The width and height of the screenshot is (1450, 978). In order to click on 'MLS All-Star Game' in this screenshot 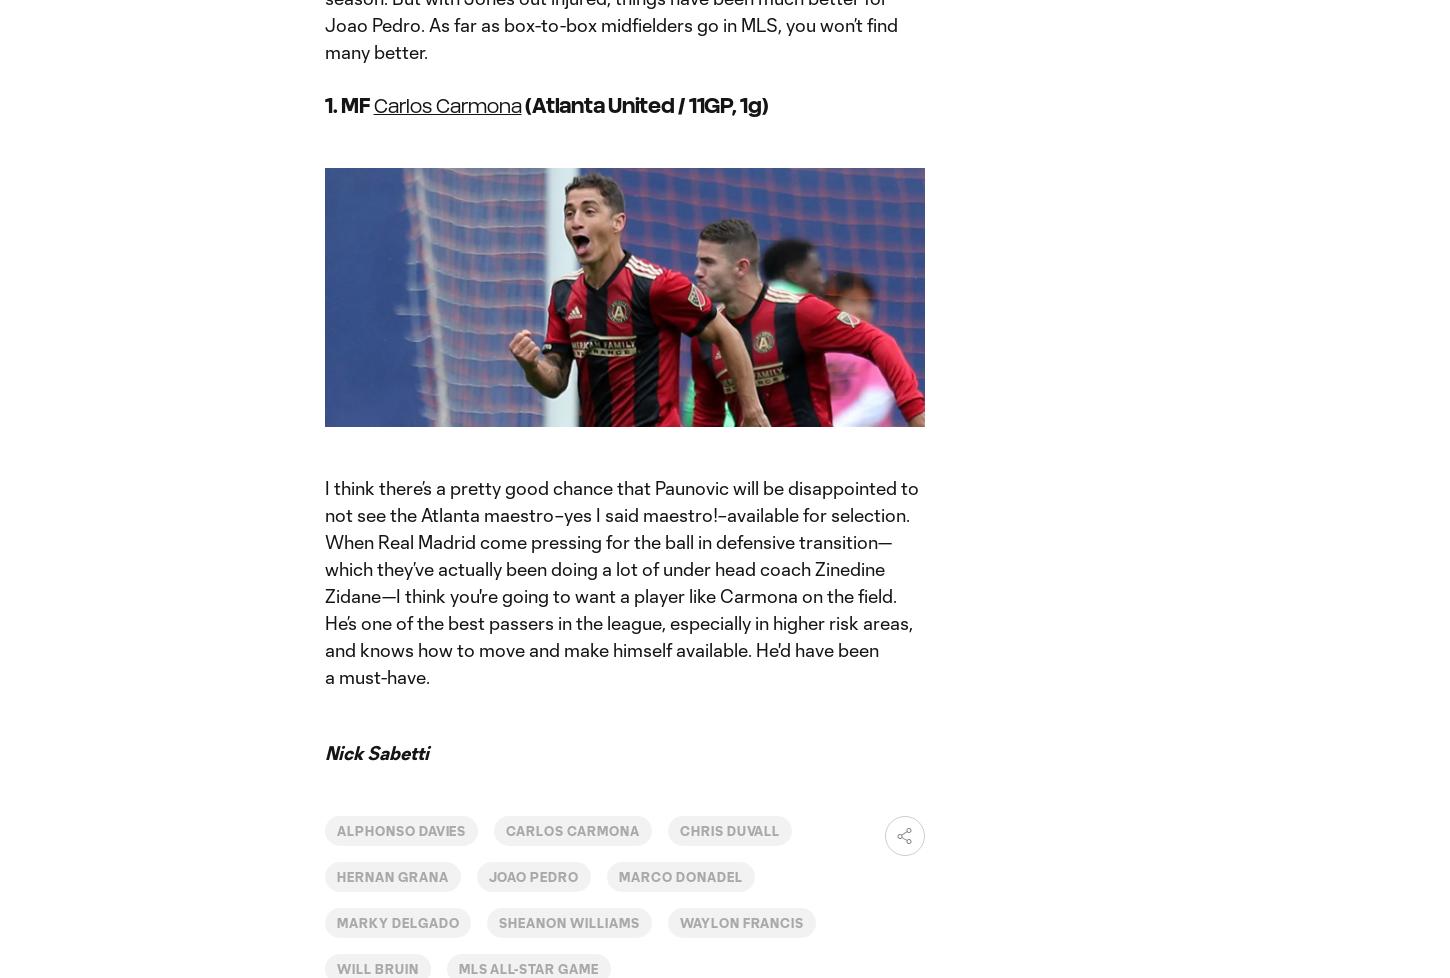, I will do `click(527, 967)`.